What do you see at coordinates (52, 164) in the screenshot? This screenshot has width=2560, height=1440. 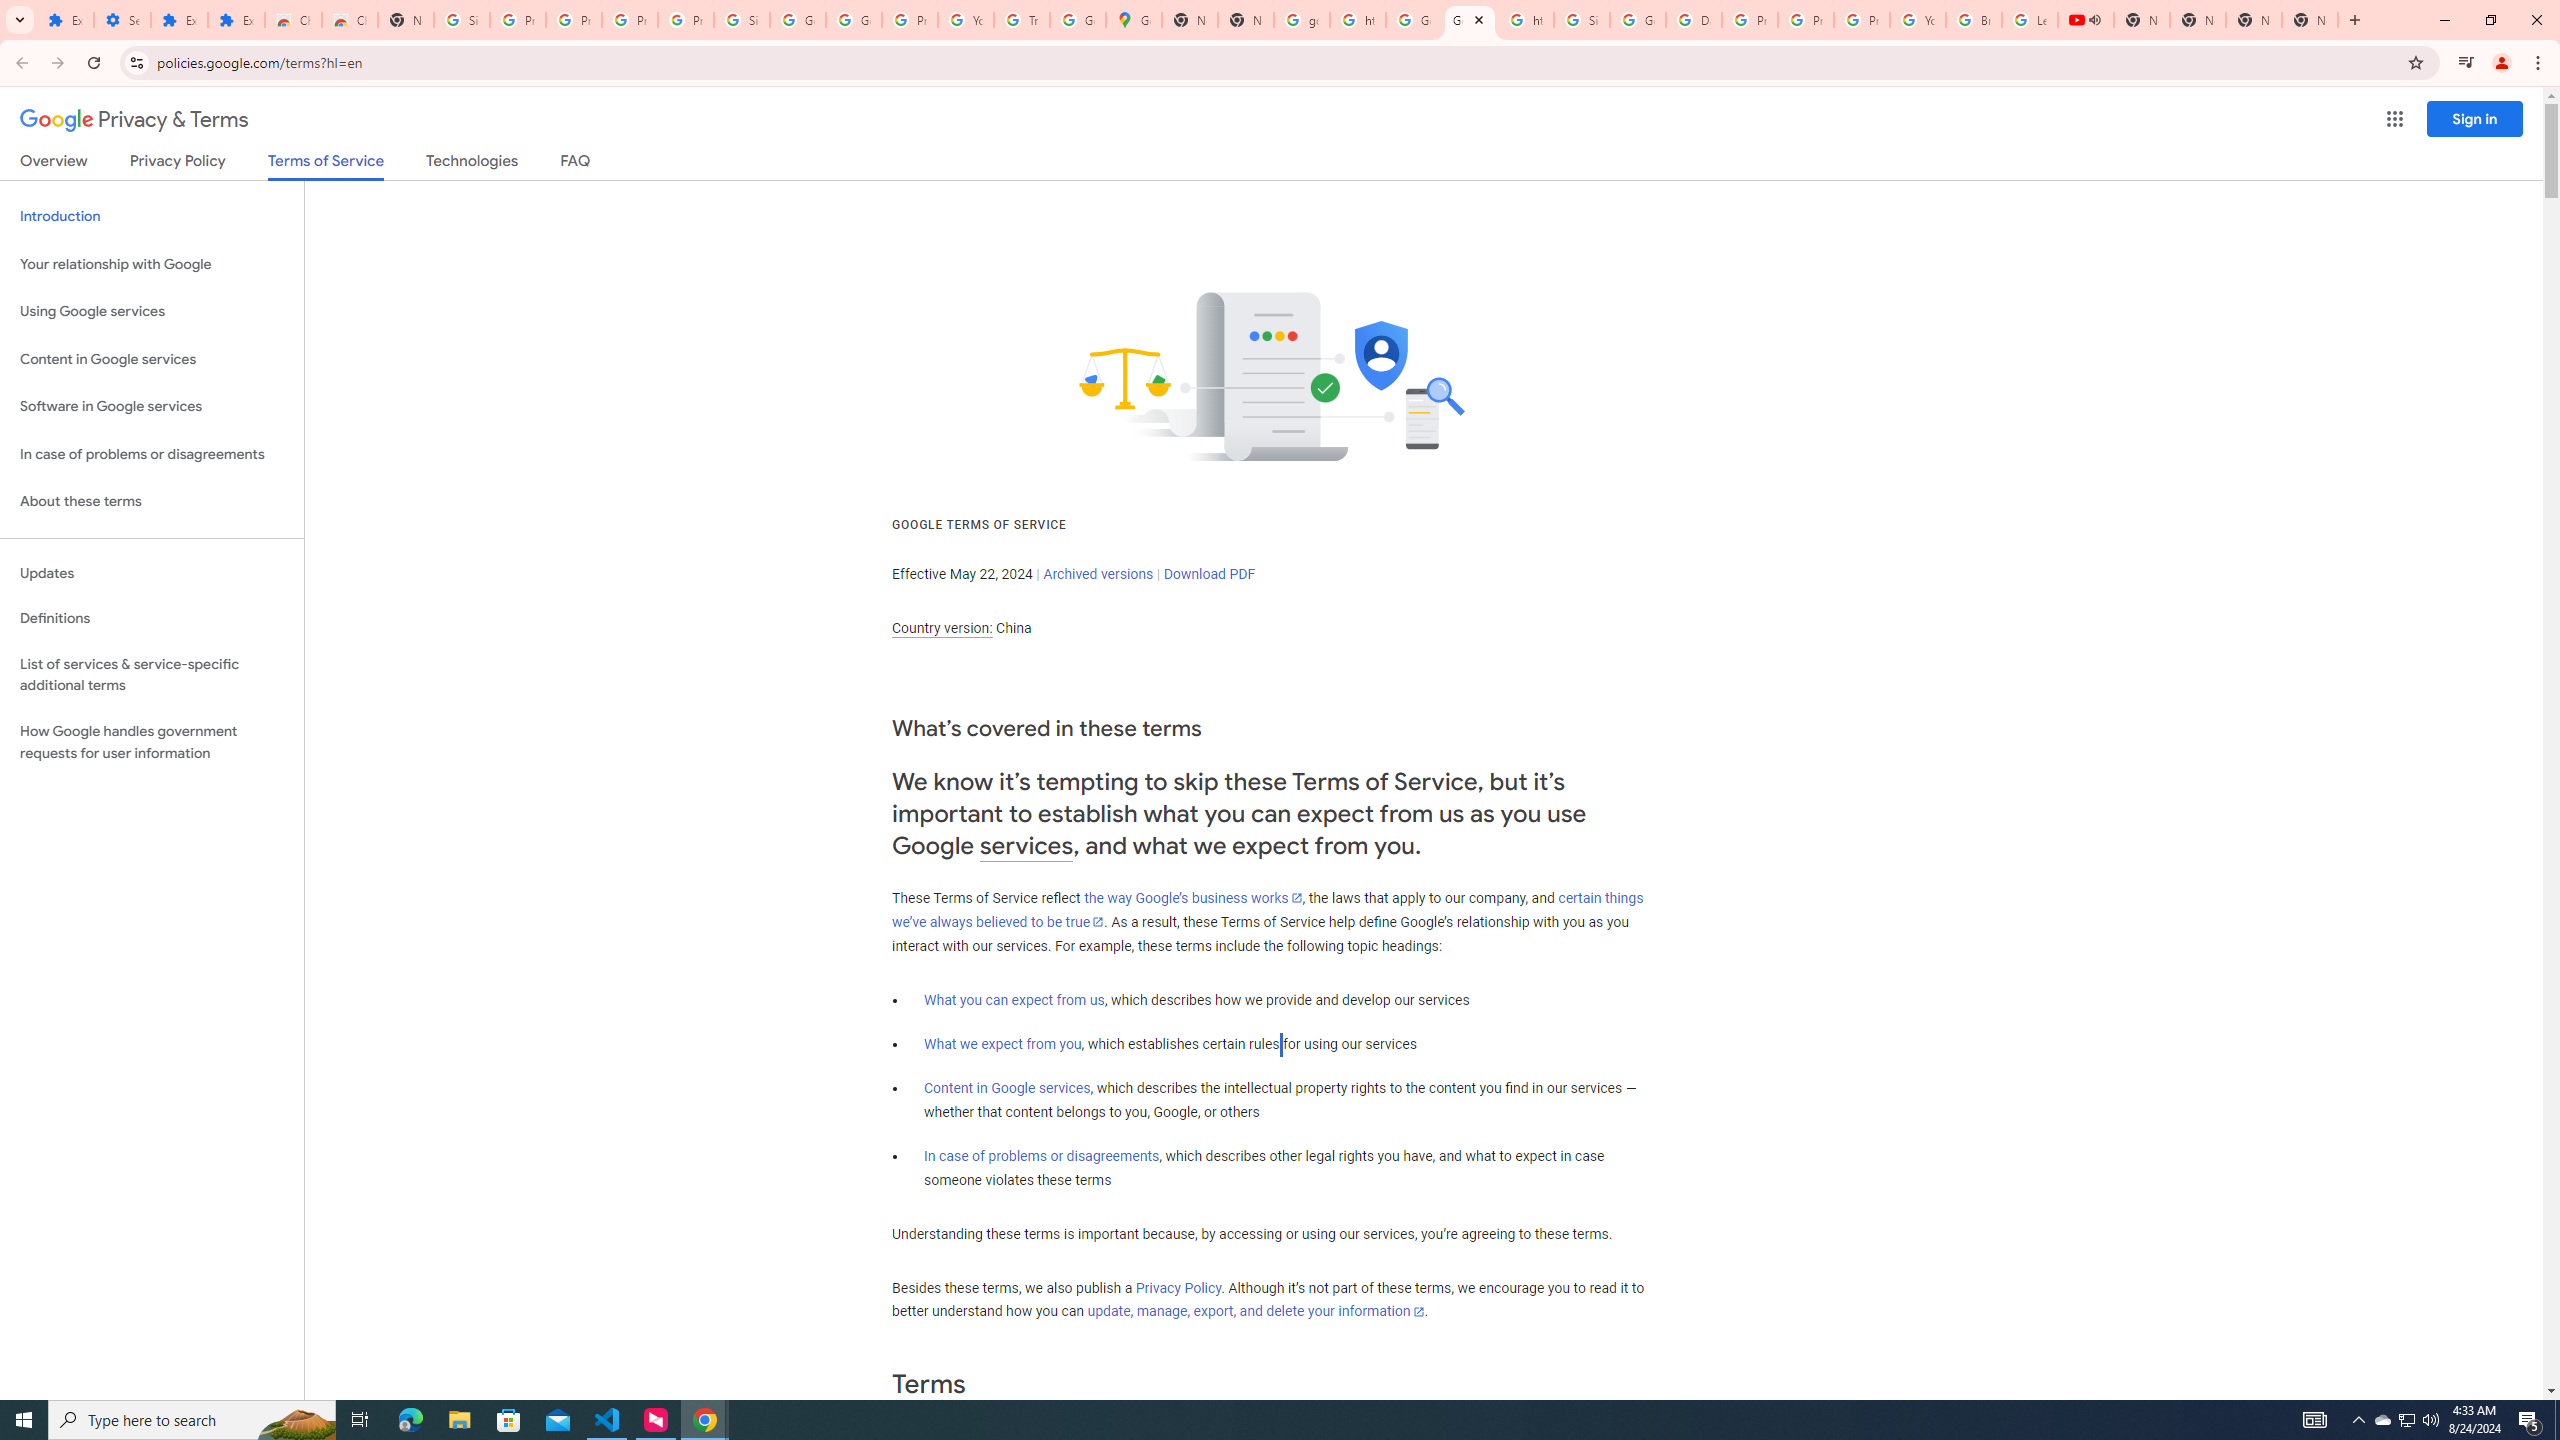 I see `'Overview'` at bounding box center [52, 164].